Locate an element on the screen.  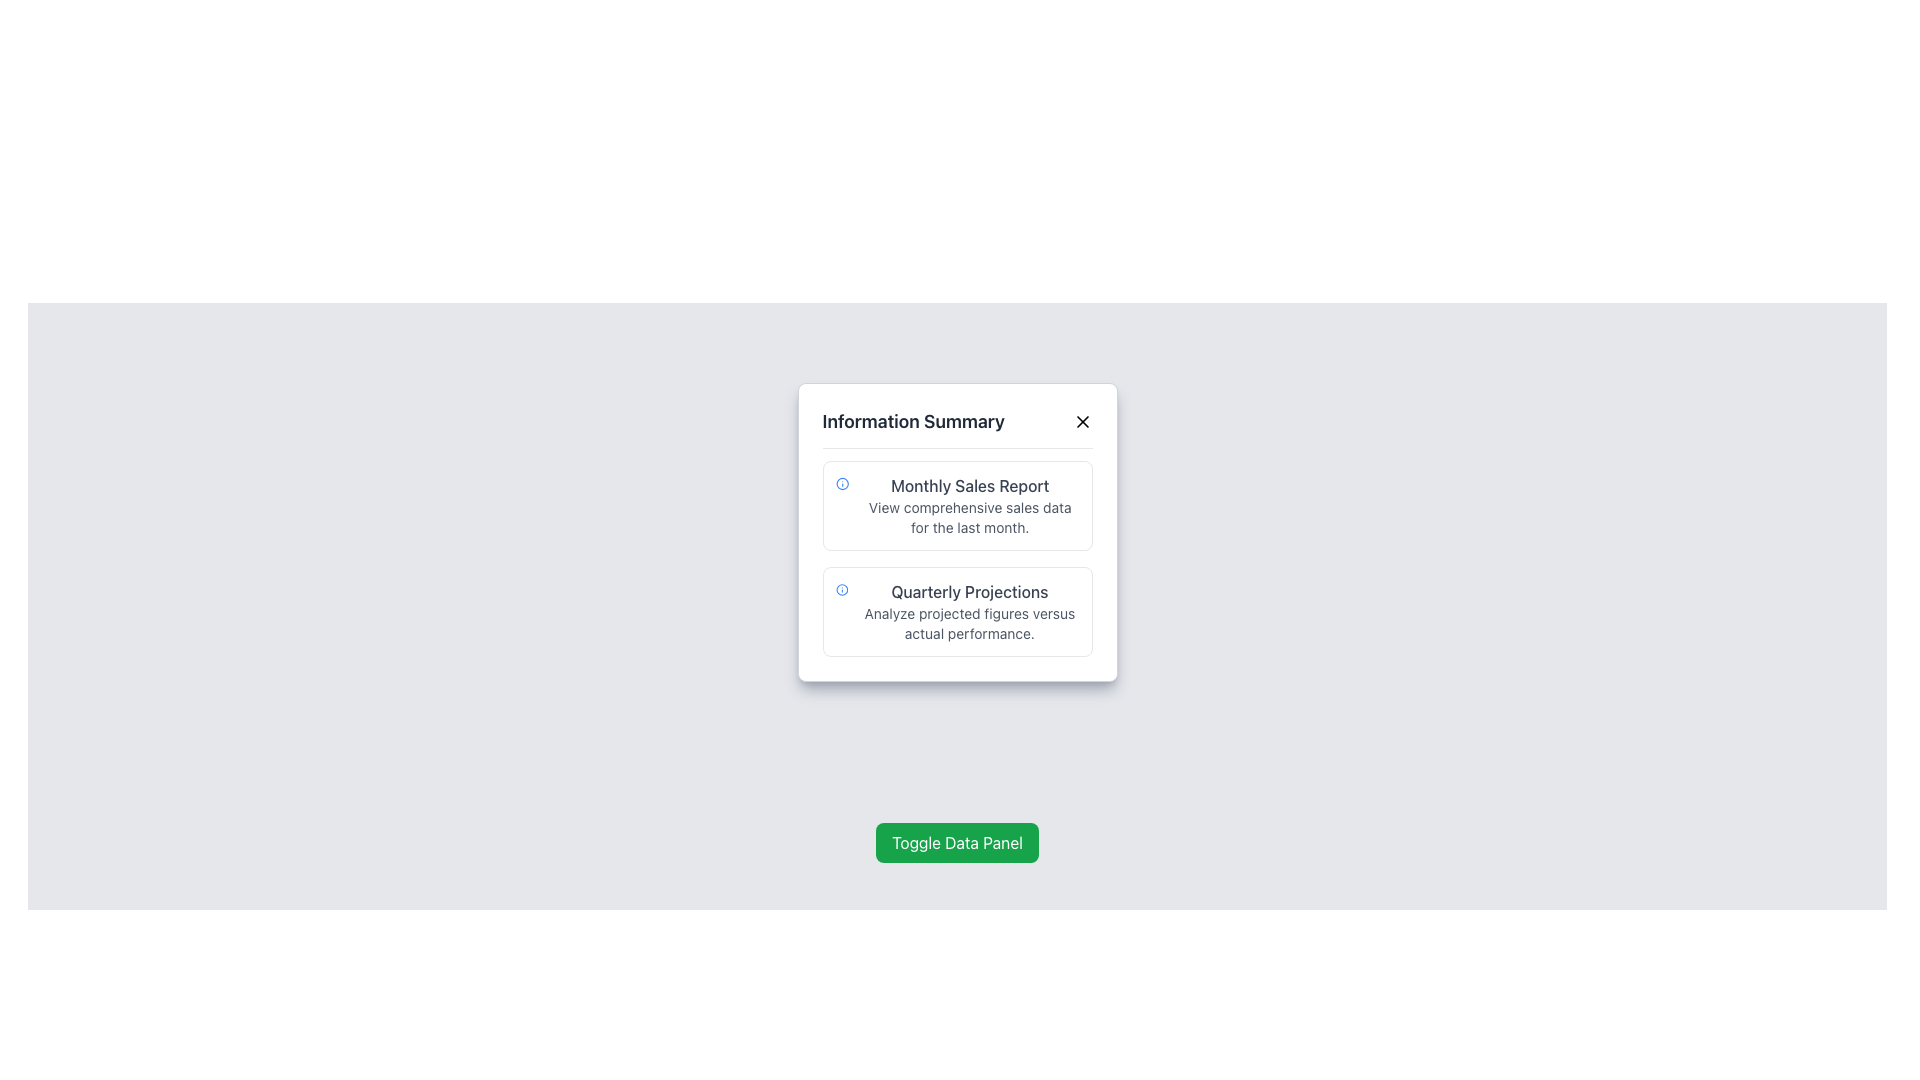
the title text label for 'Quarterly Projections' located is located at coordinates (969, 590).